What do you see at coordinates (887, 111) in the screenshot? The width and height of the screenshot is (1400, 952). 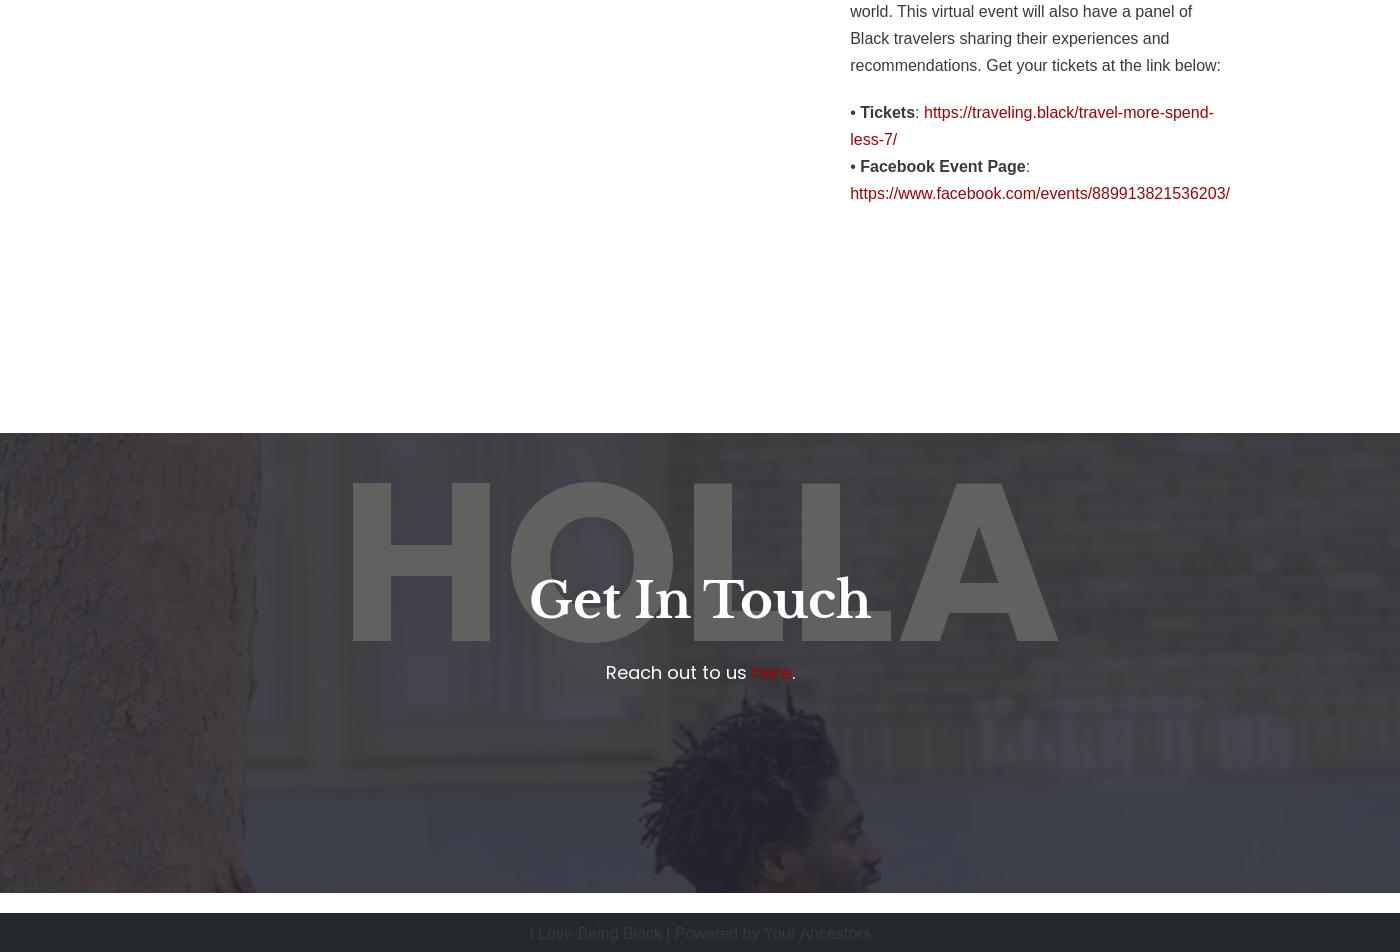 I see `'Tickets'` at bounding box center [887, 111].